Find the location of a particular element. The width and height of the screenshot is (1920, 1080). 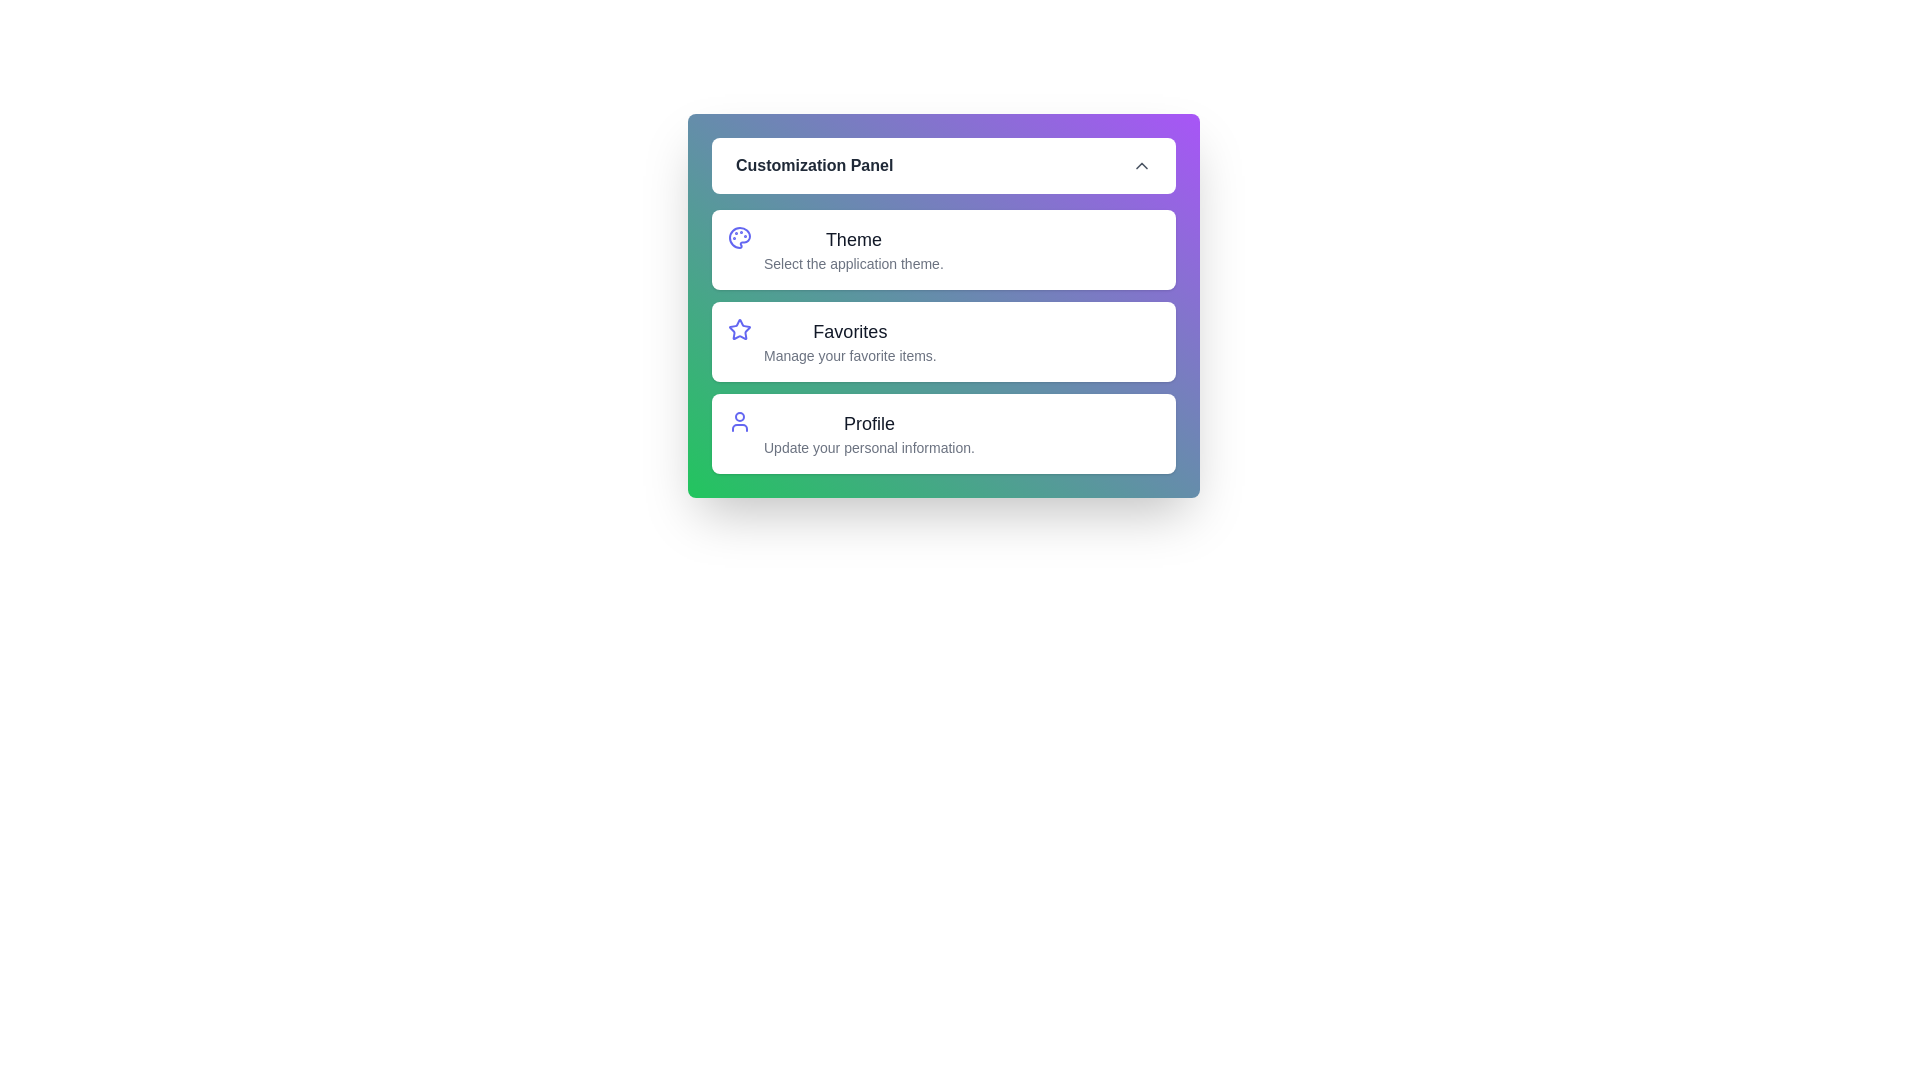

the 'Theme' option in the customization panel is located at coordinates (943, 249).